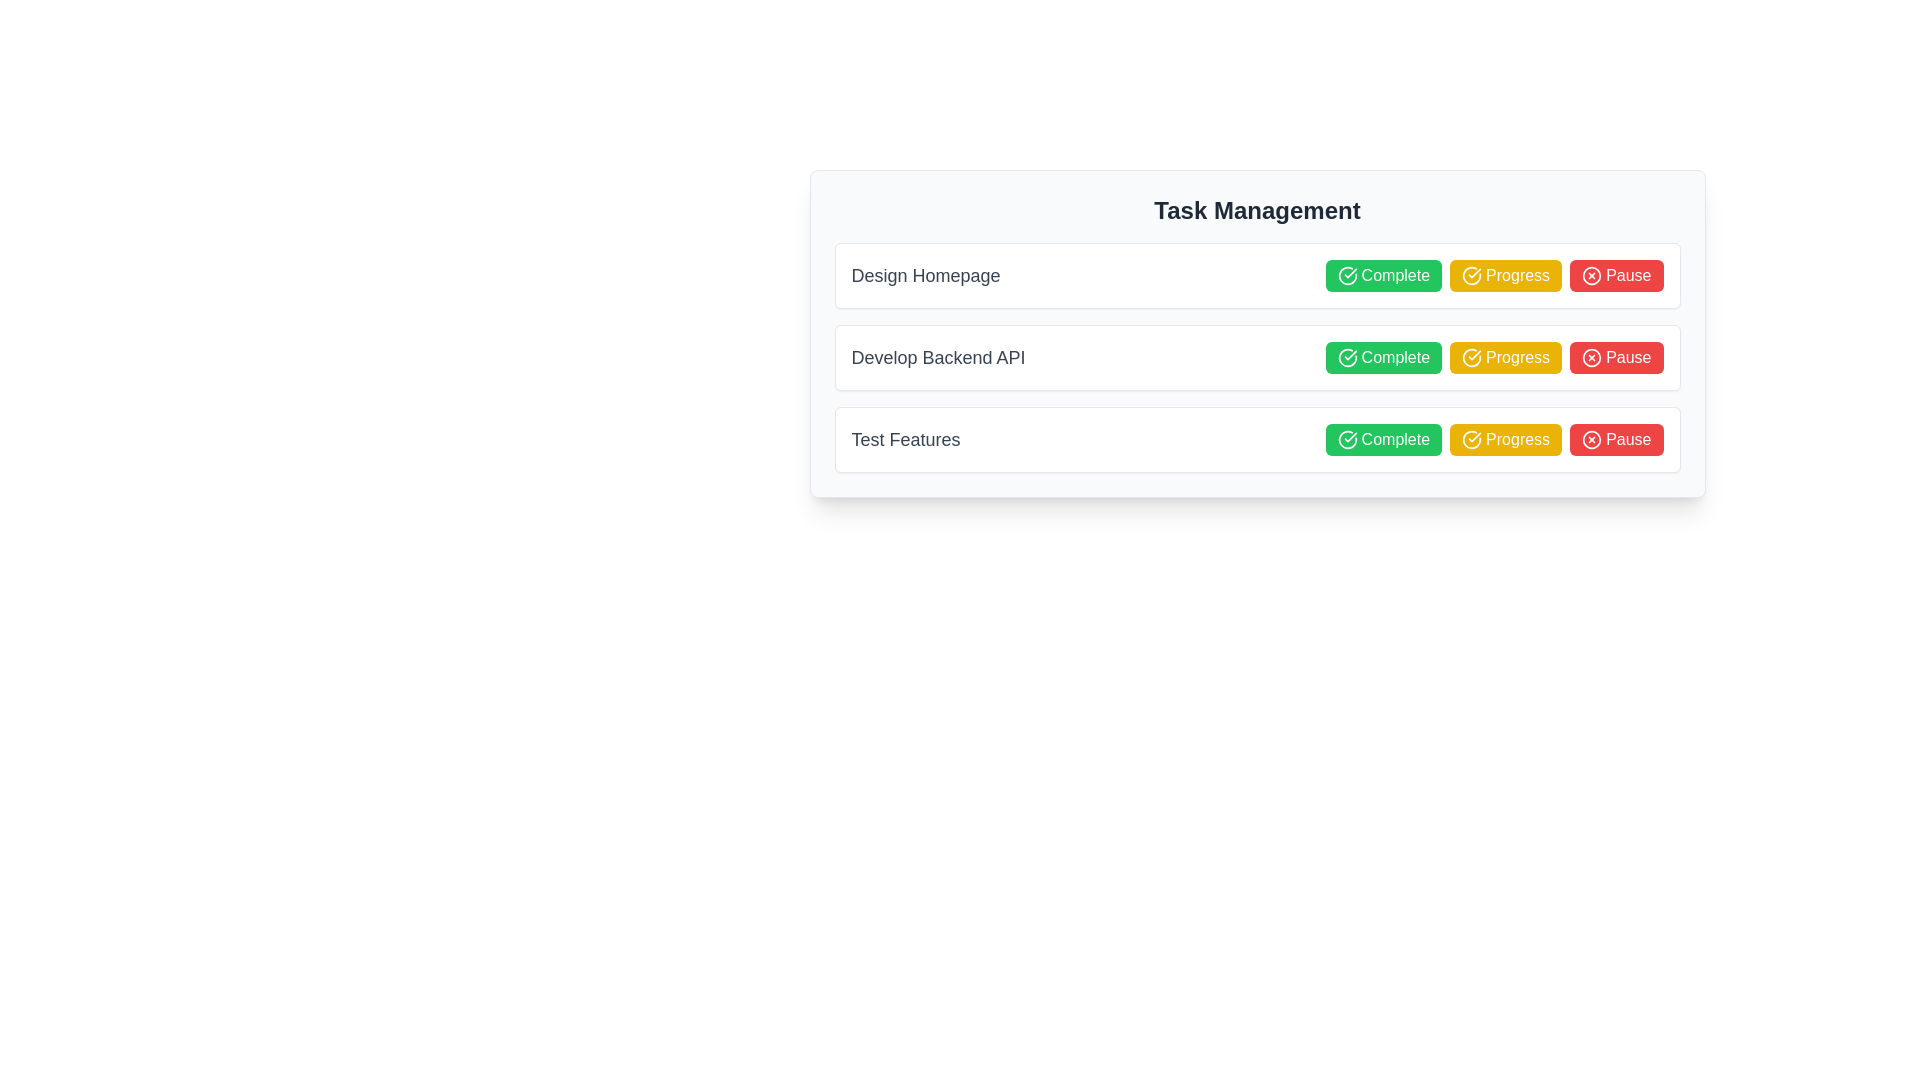 This screenshot has width=1920, height=1080. I want to click on the yellow 'Progress' button with rounded corners and a white check mark icon, so click(1506, 276).